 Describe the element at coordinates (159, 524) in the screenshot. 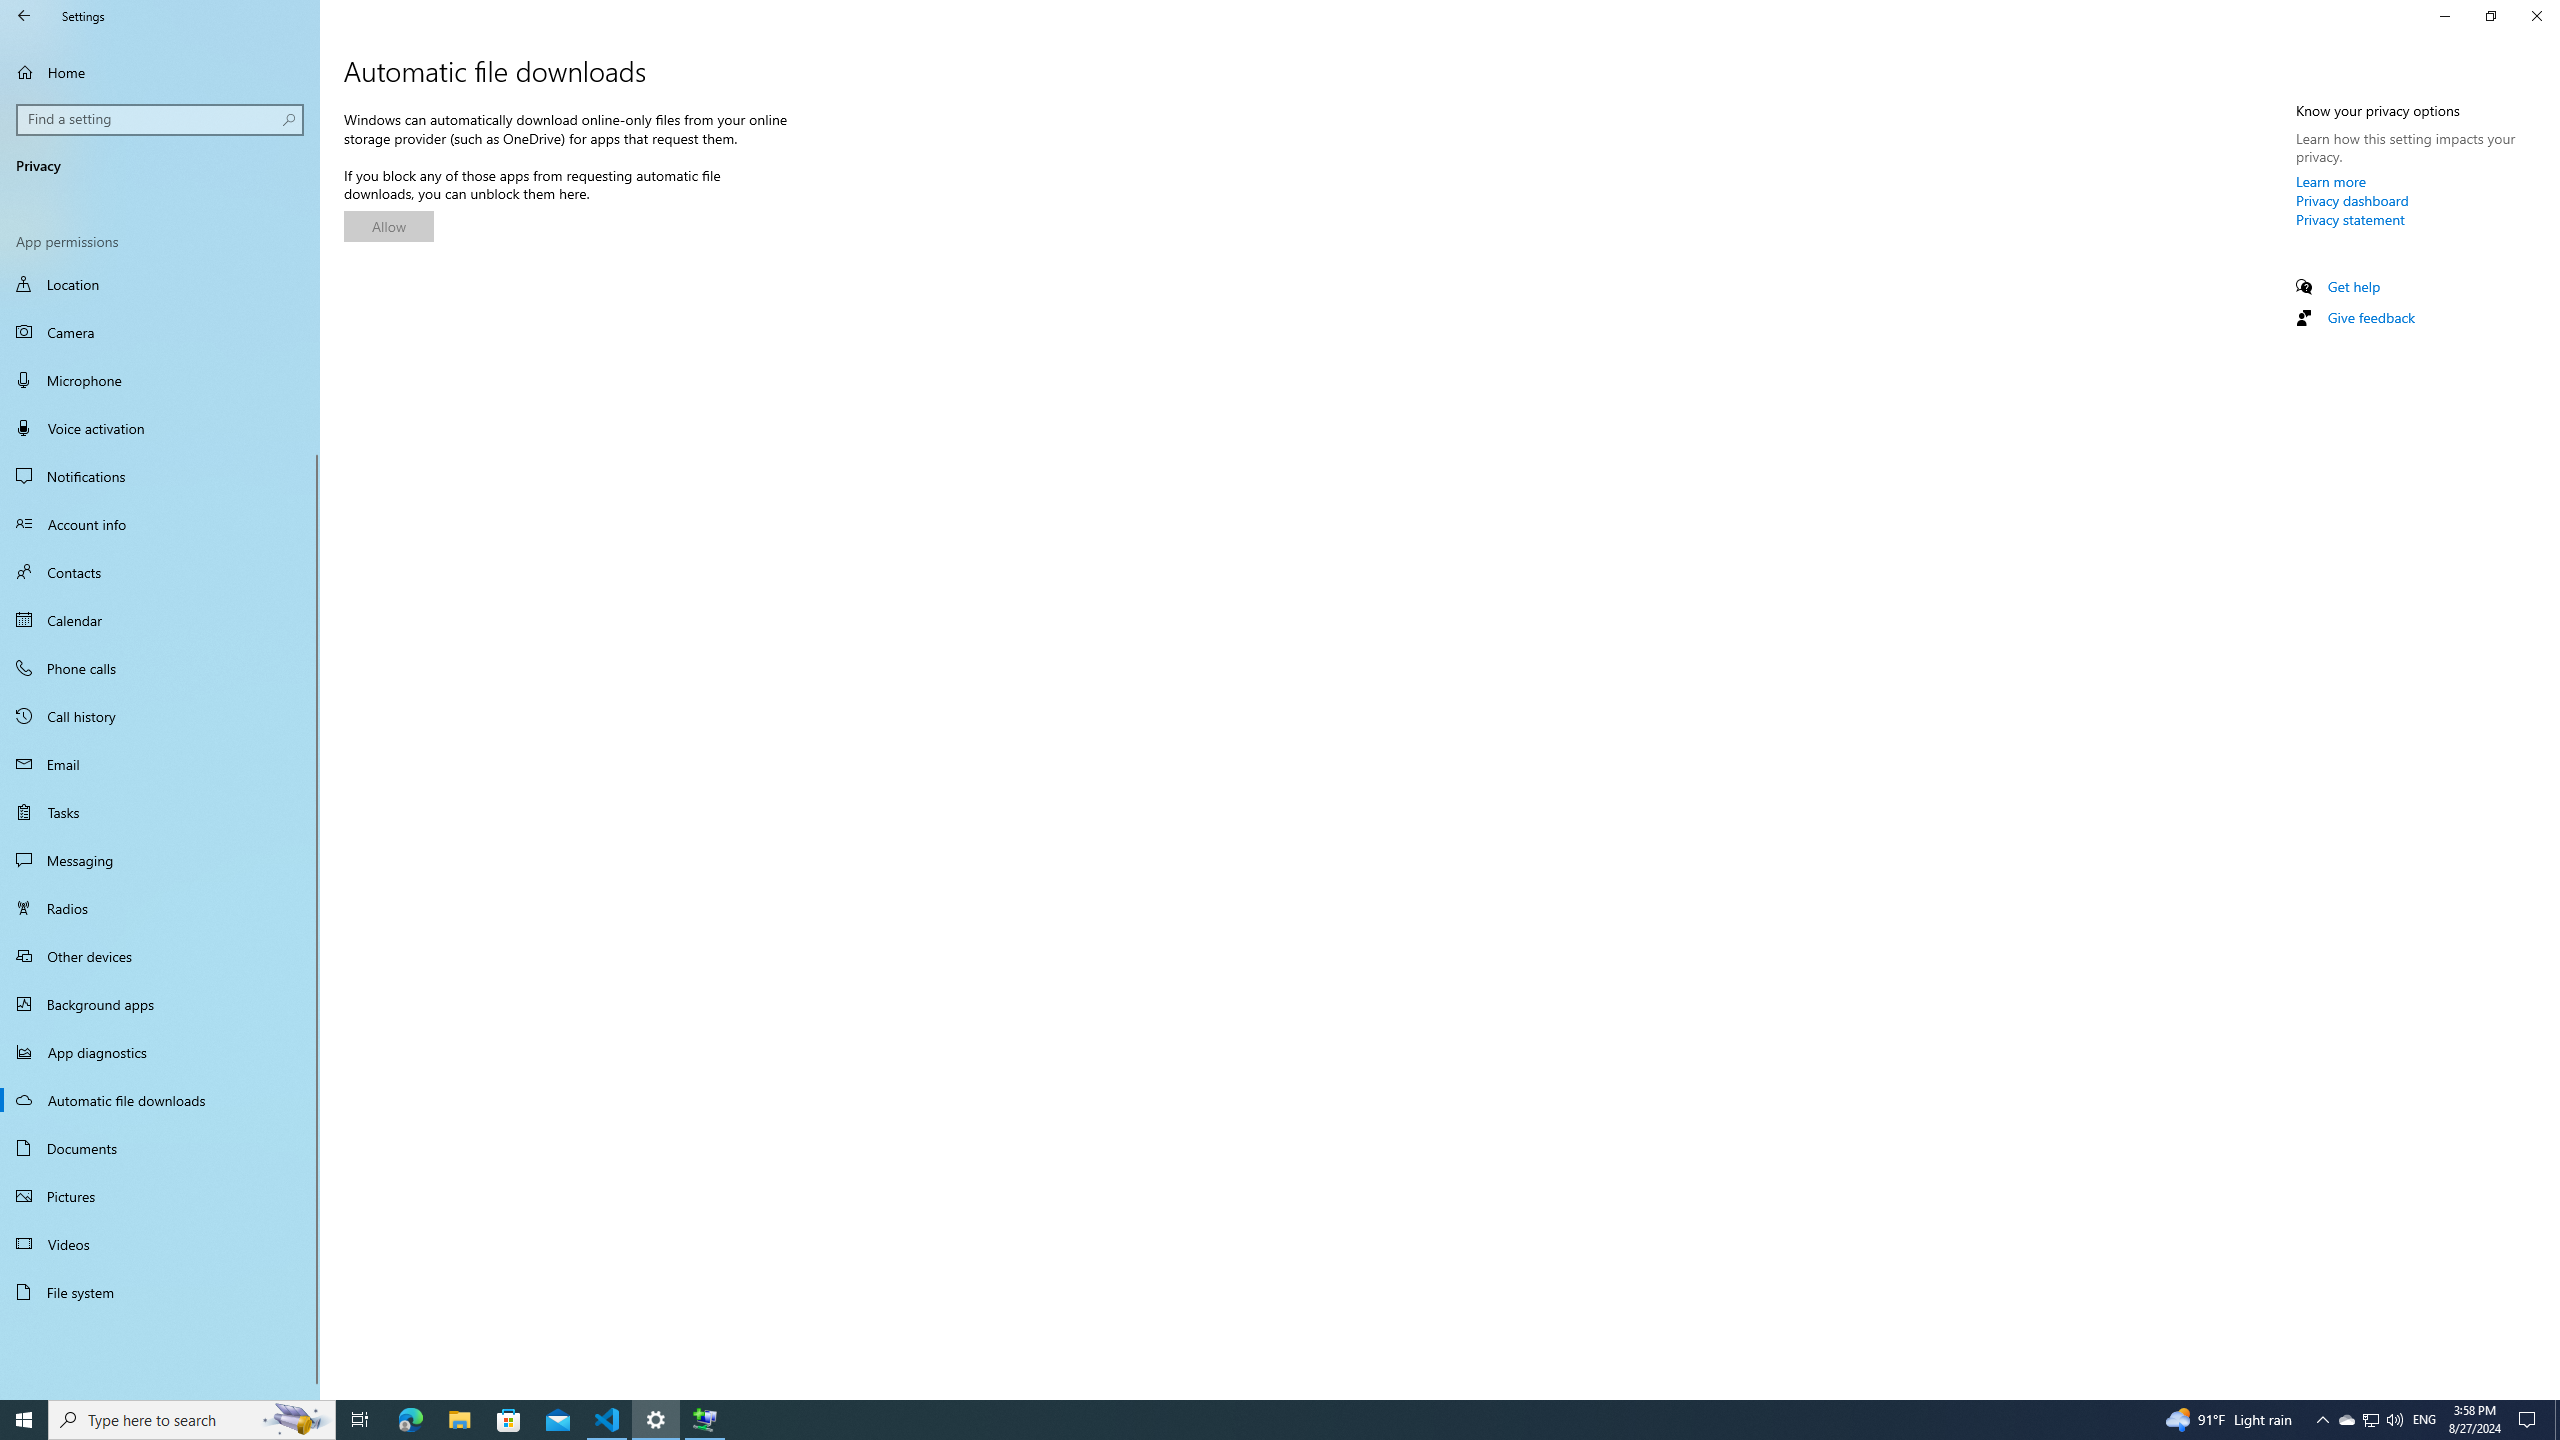

I see `'Account info'` at that location.